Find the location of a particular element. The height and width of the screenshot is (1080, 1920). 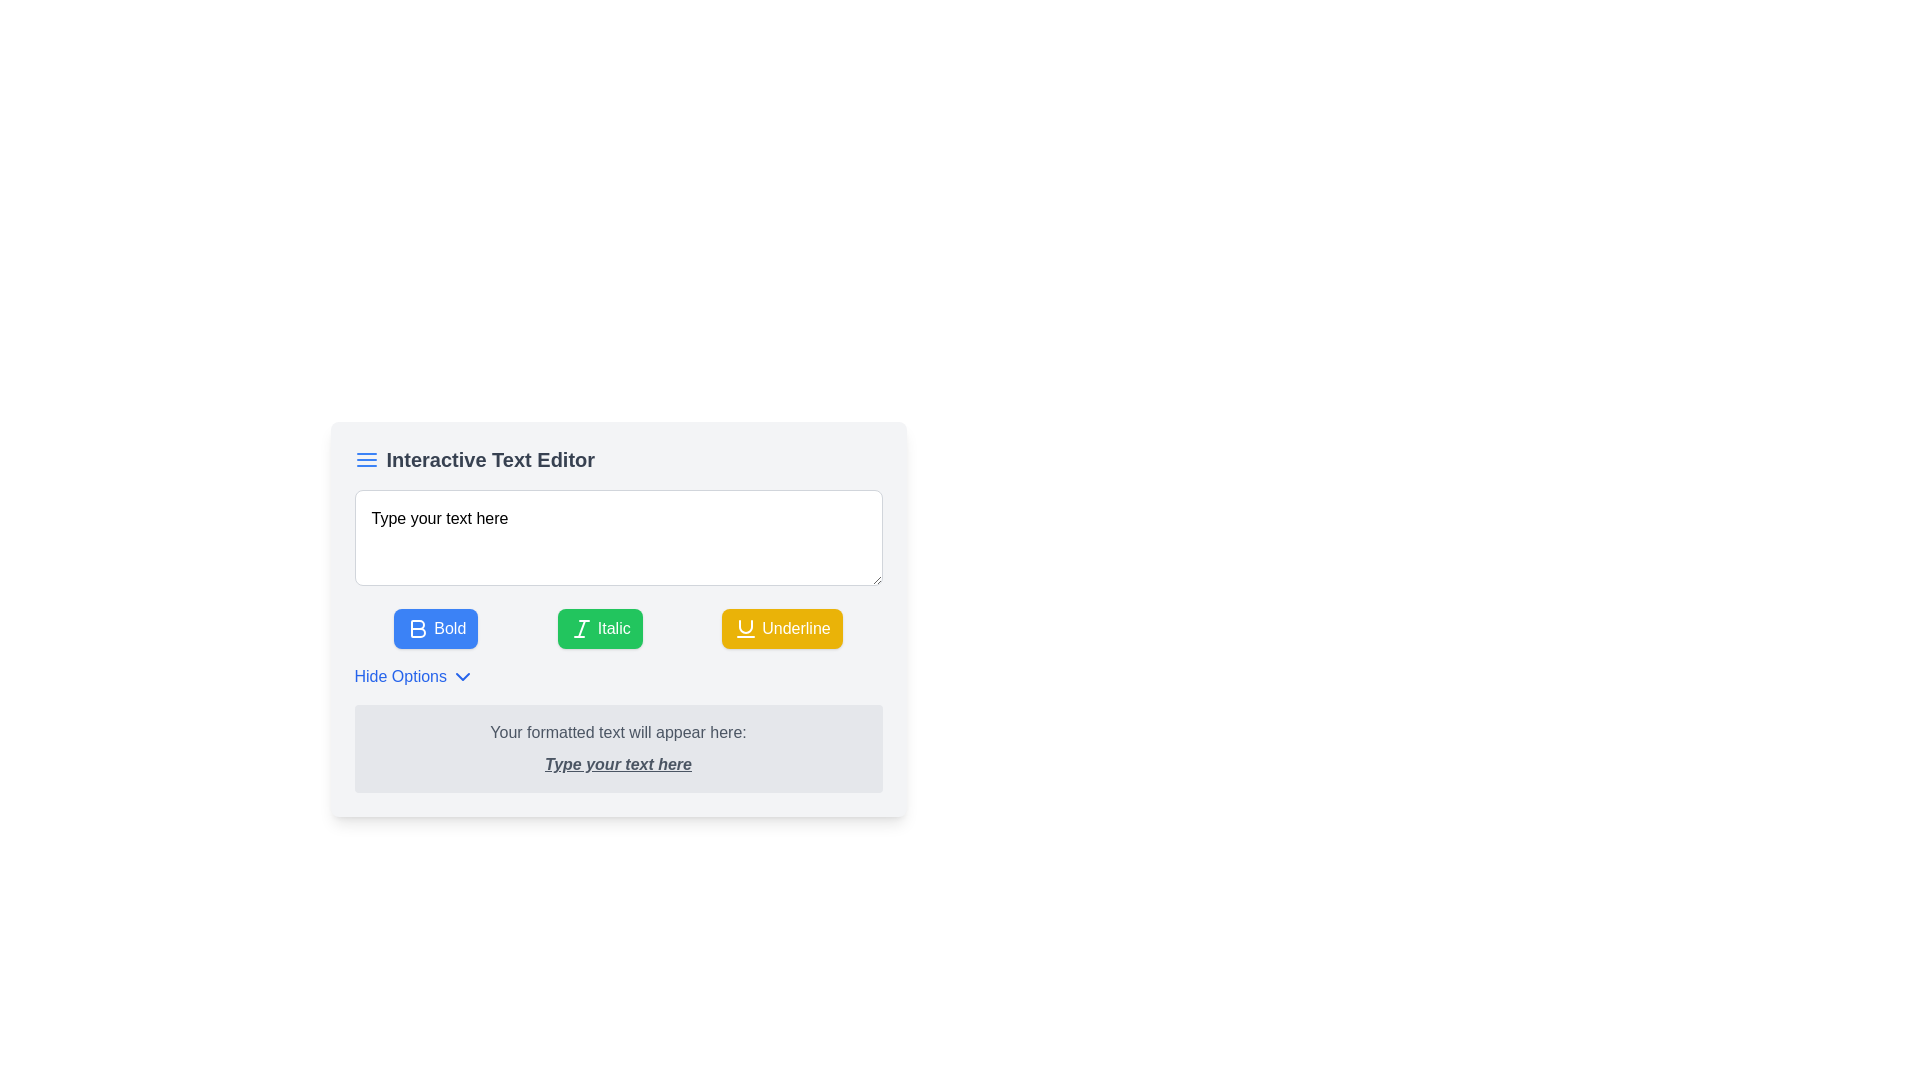

the underline formatting button located in the lower section of the interface, positioned to the right of the Bold and Italic buttons is located at coordinates (781, 627).